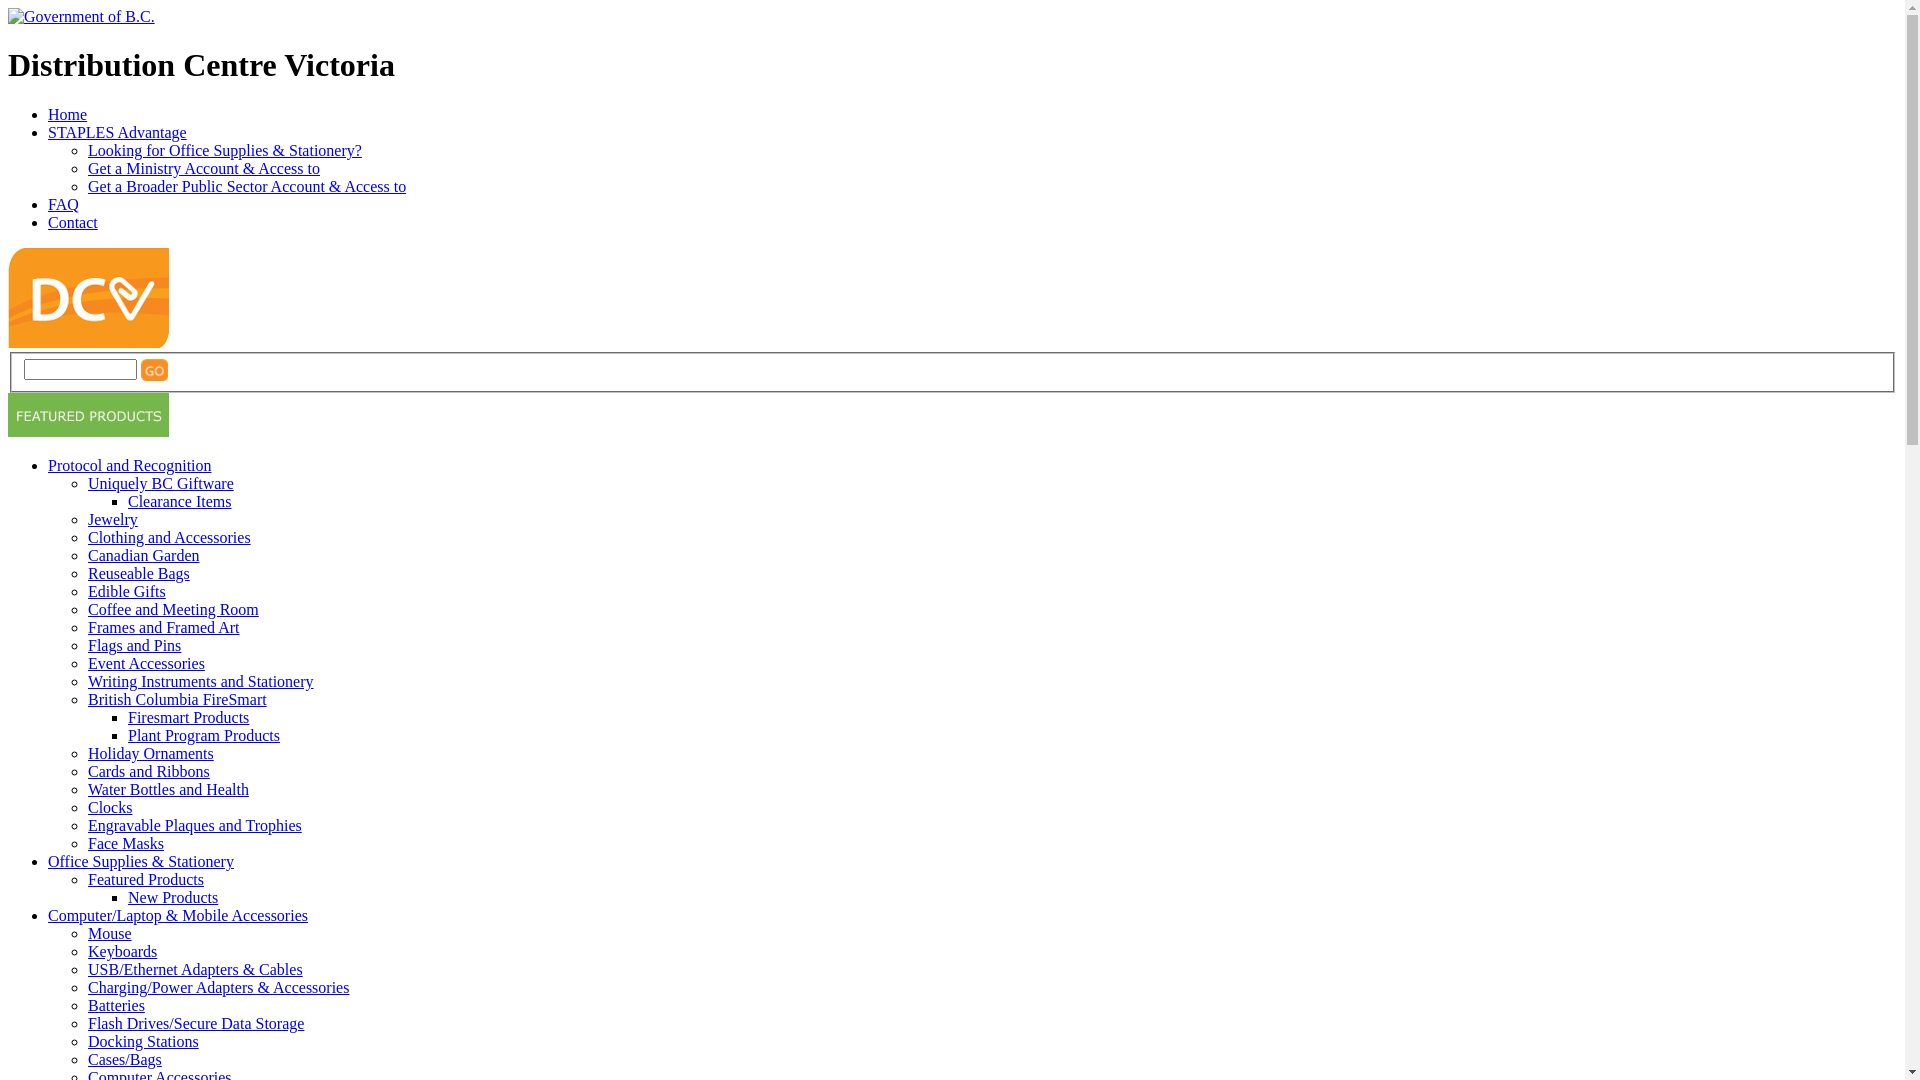 The height and width of the screenshot is (1080, 1920). I want to click on 'Clocks', so click(86, 806).